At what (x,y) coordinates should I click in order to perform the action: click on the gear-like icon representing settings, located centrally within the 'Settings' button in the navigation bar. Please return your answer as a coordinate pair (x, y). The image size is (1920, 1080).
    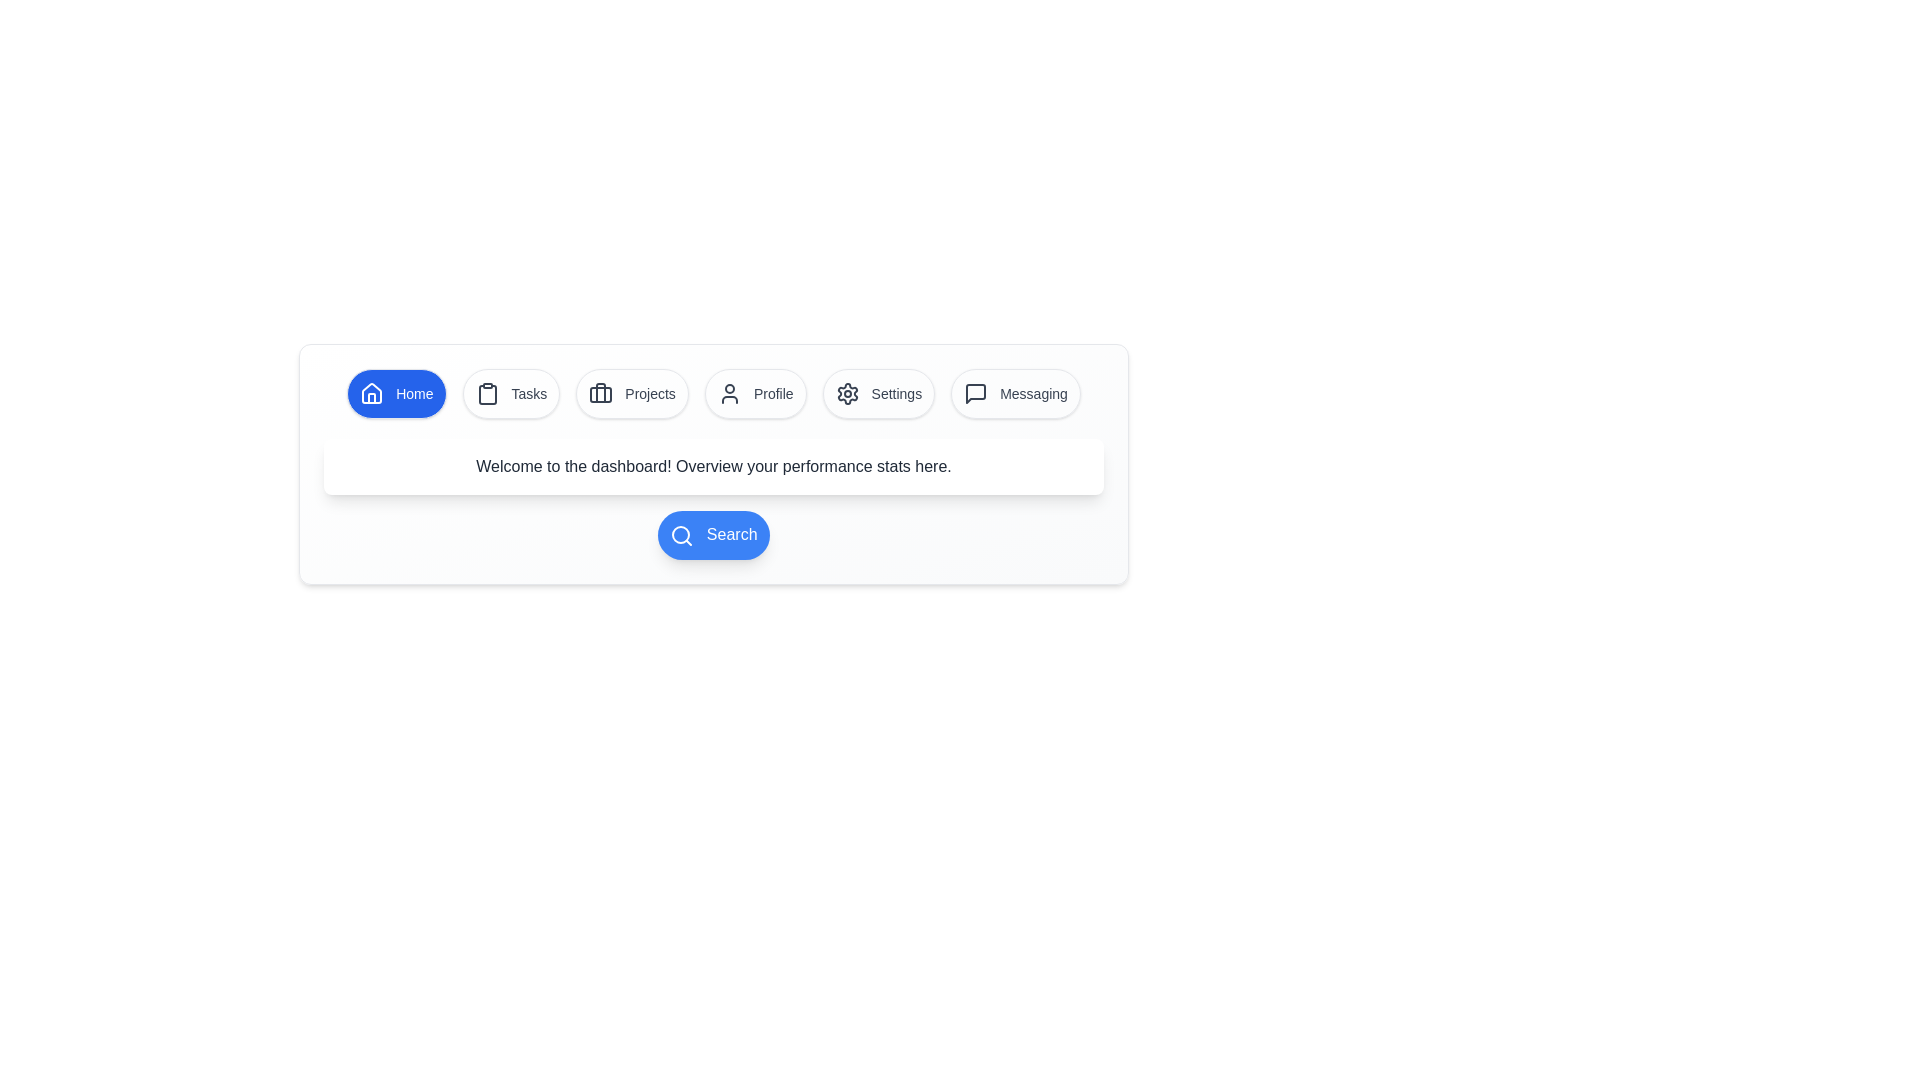
    Looking at the image, I should click on (847, 393).